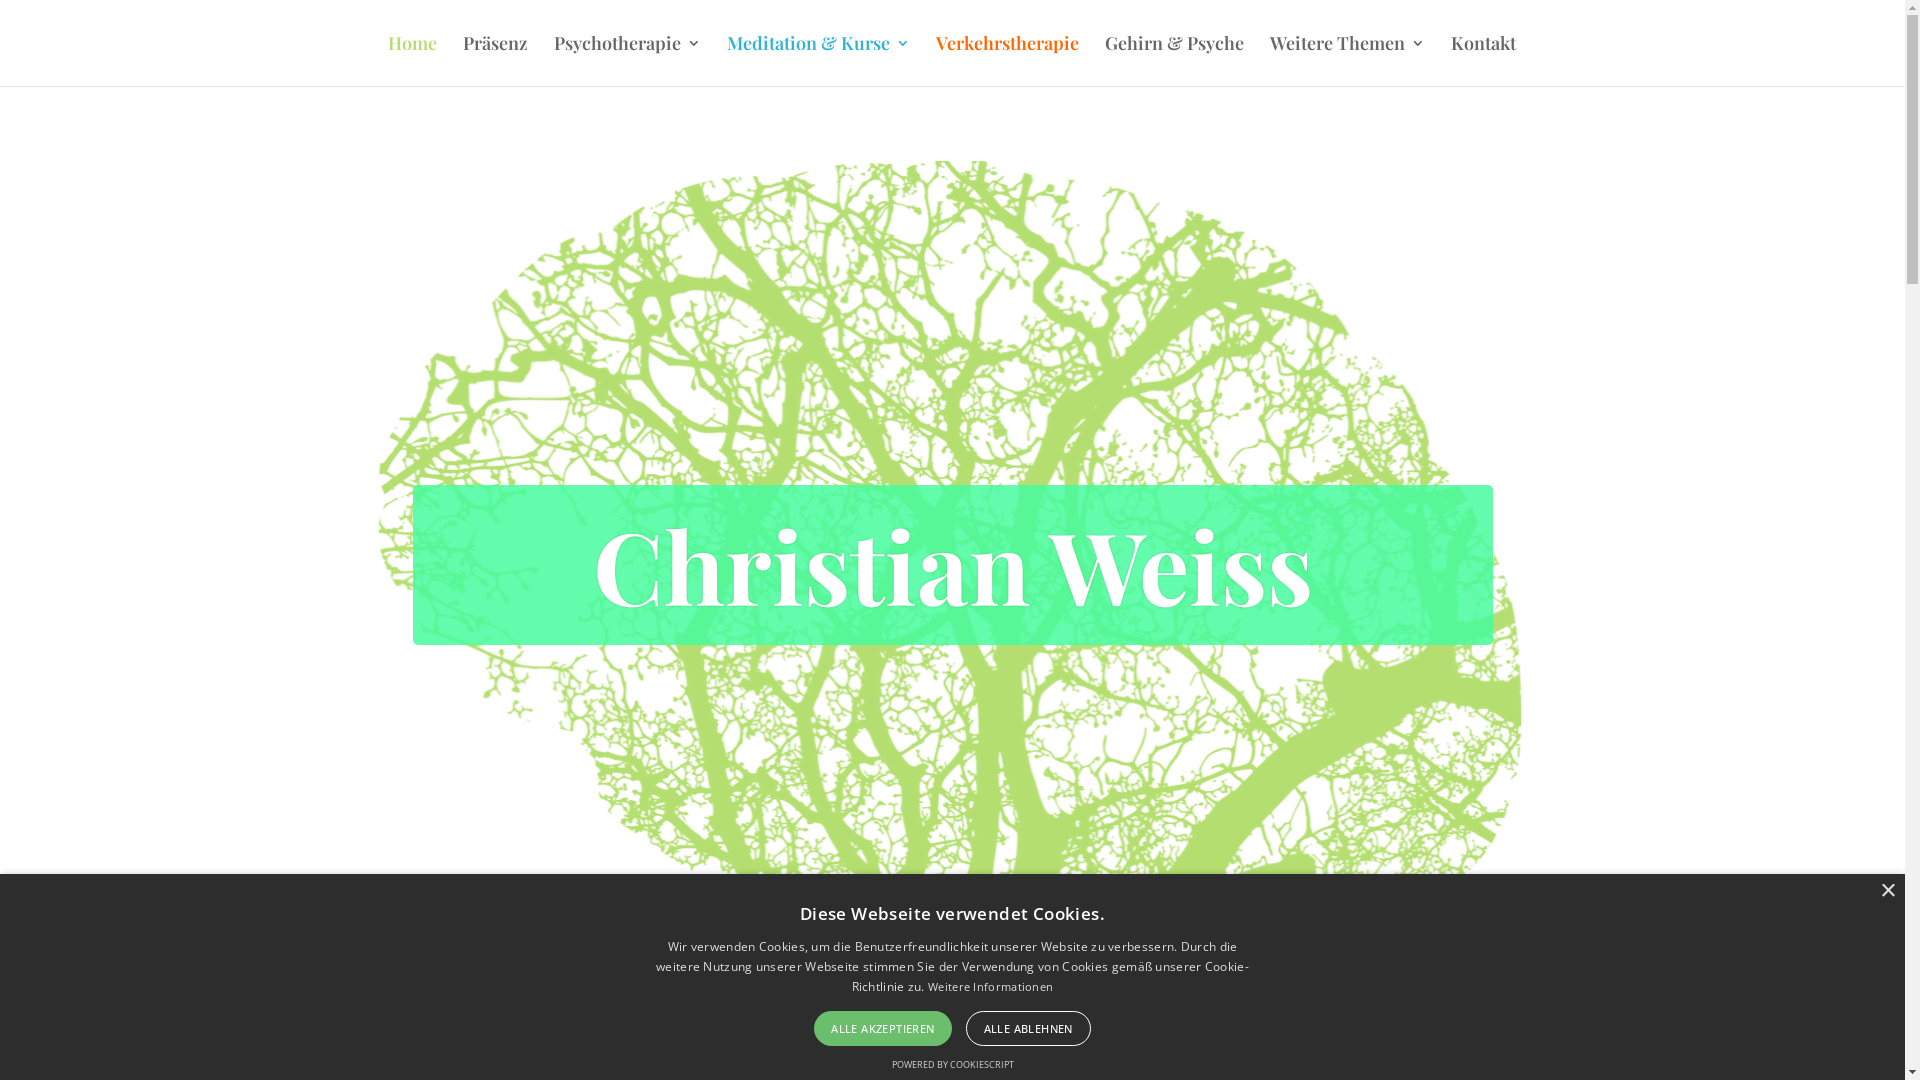 The width and height of the screenshot is (1920, 1080). What do you see at coordinates (952, 1063) in the screenshot?
I see `'POWERED BY COOKIESCRIPT'` at bounding box center [952, 1063].